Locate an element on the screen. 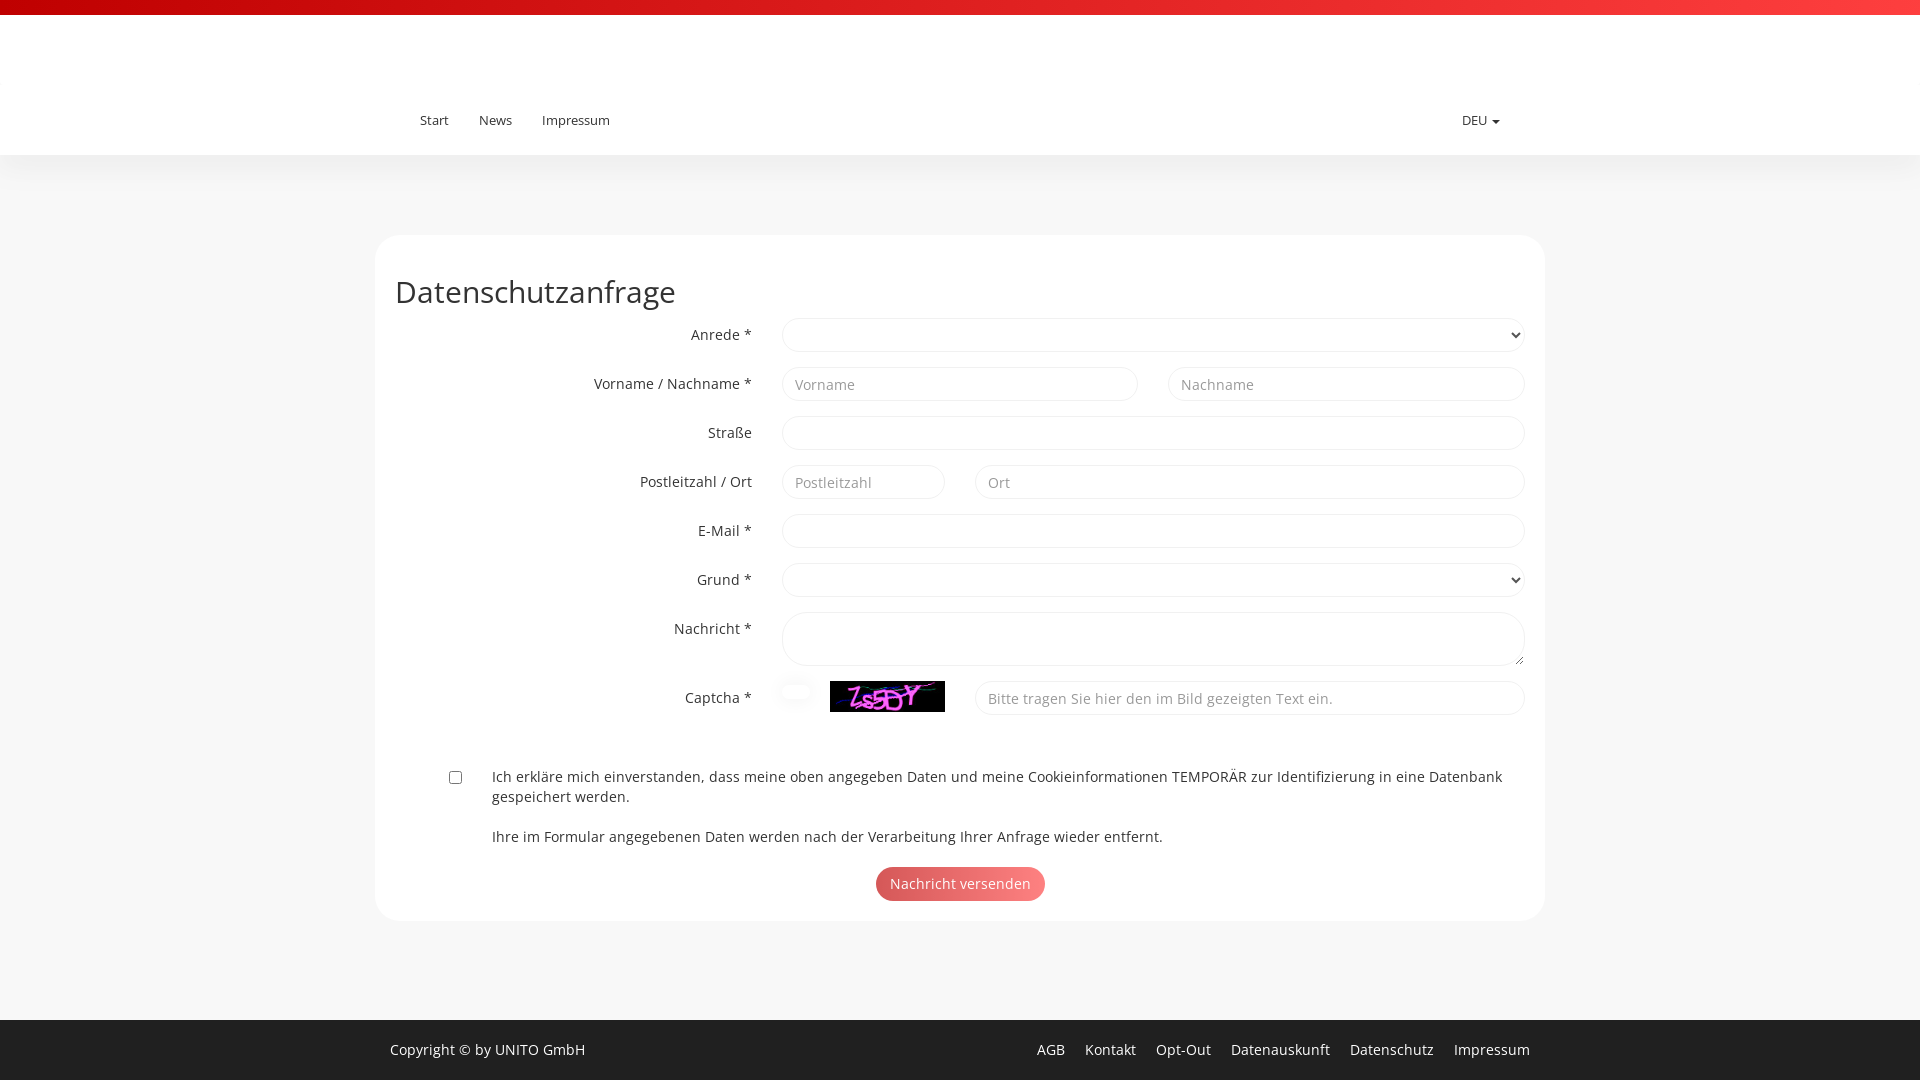  'AGB' is located at coordinates (1051, 1048).